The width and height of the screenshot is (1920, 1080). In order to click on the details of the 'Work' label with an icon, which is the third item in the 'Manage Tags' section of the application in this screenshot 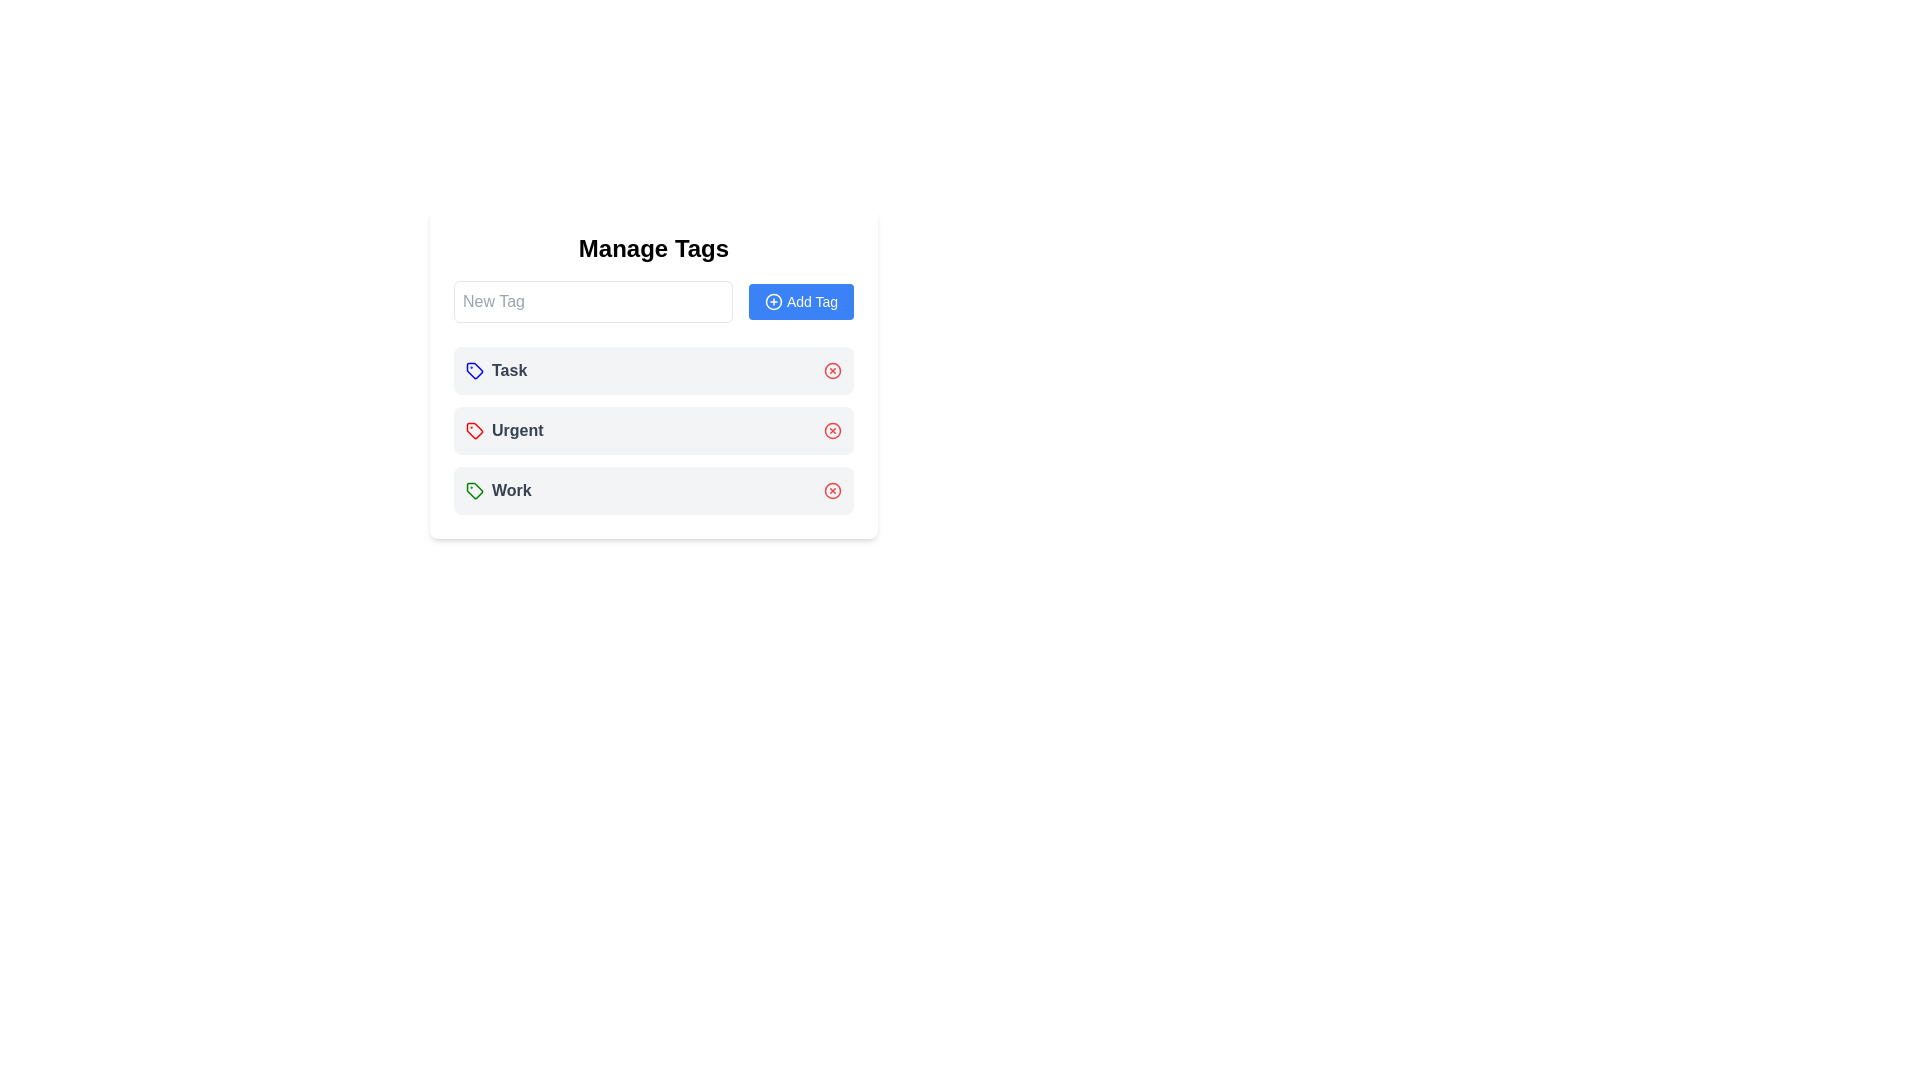, I will do `click(498, 490)`.